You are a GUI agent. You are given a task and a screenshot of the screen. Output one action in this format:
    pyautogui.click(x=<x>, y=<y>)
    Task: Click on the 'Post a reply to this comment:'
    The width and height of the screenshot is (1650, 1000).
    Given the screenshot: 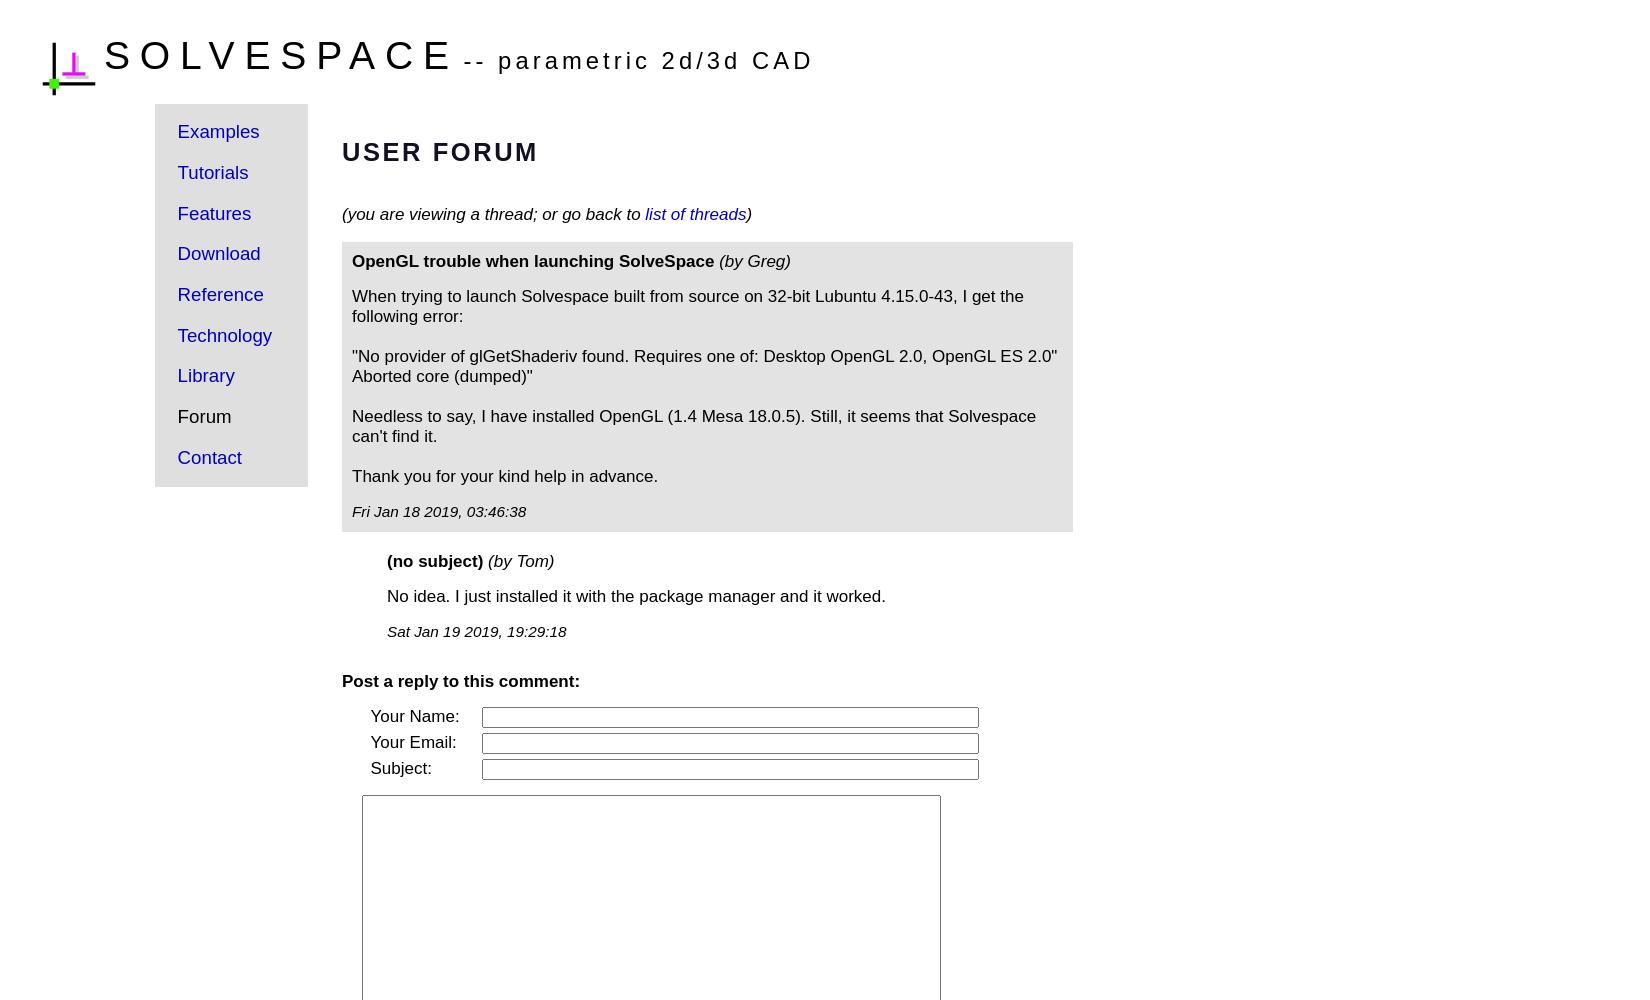 What is the action you would take?
    pyautogui.click(x=460, y=680)
    